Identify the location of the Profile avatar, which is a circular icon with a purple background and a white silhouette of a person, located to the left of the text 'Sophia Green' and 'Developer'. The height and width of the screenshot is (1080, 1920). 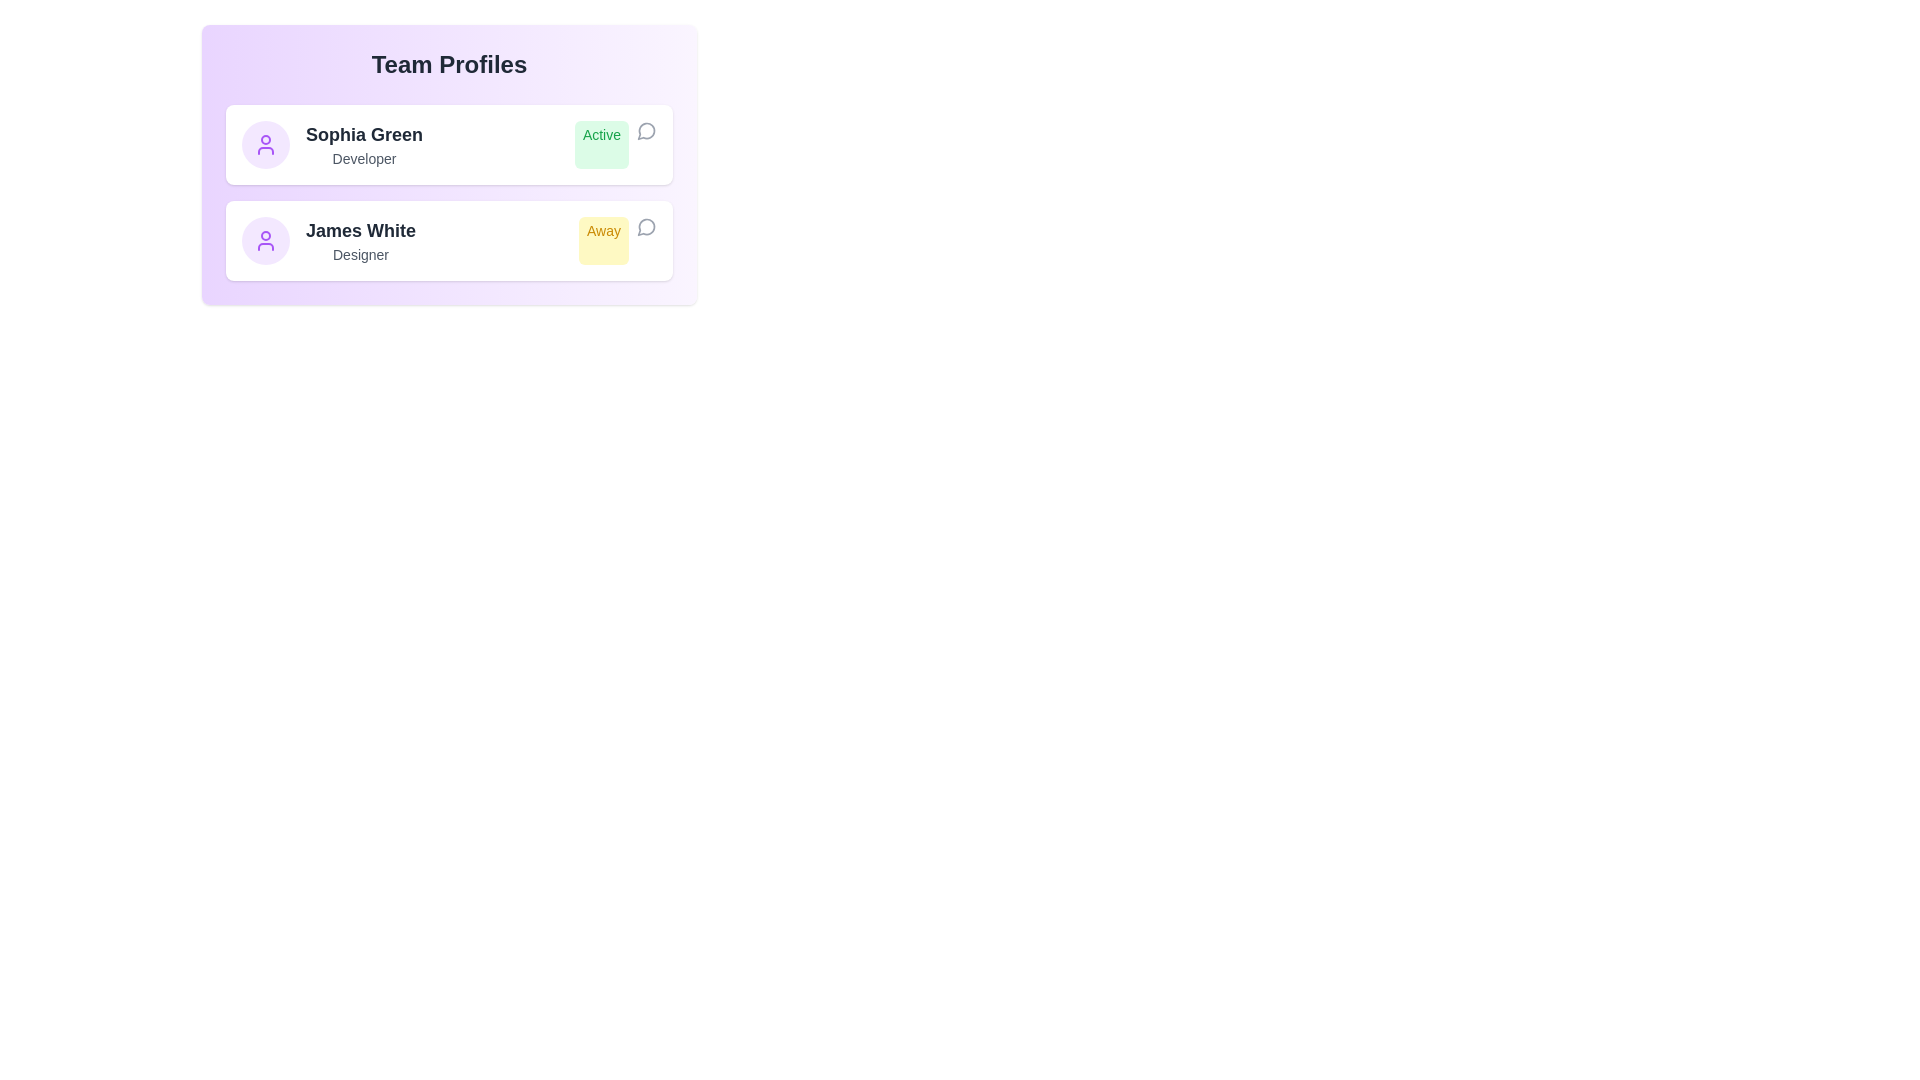
(264, 144).